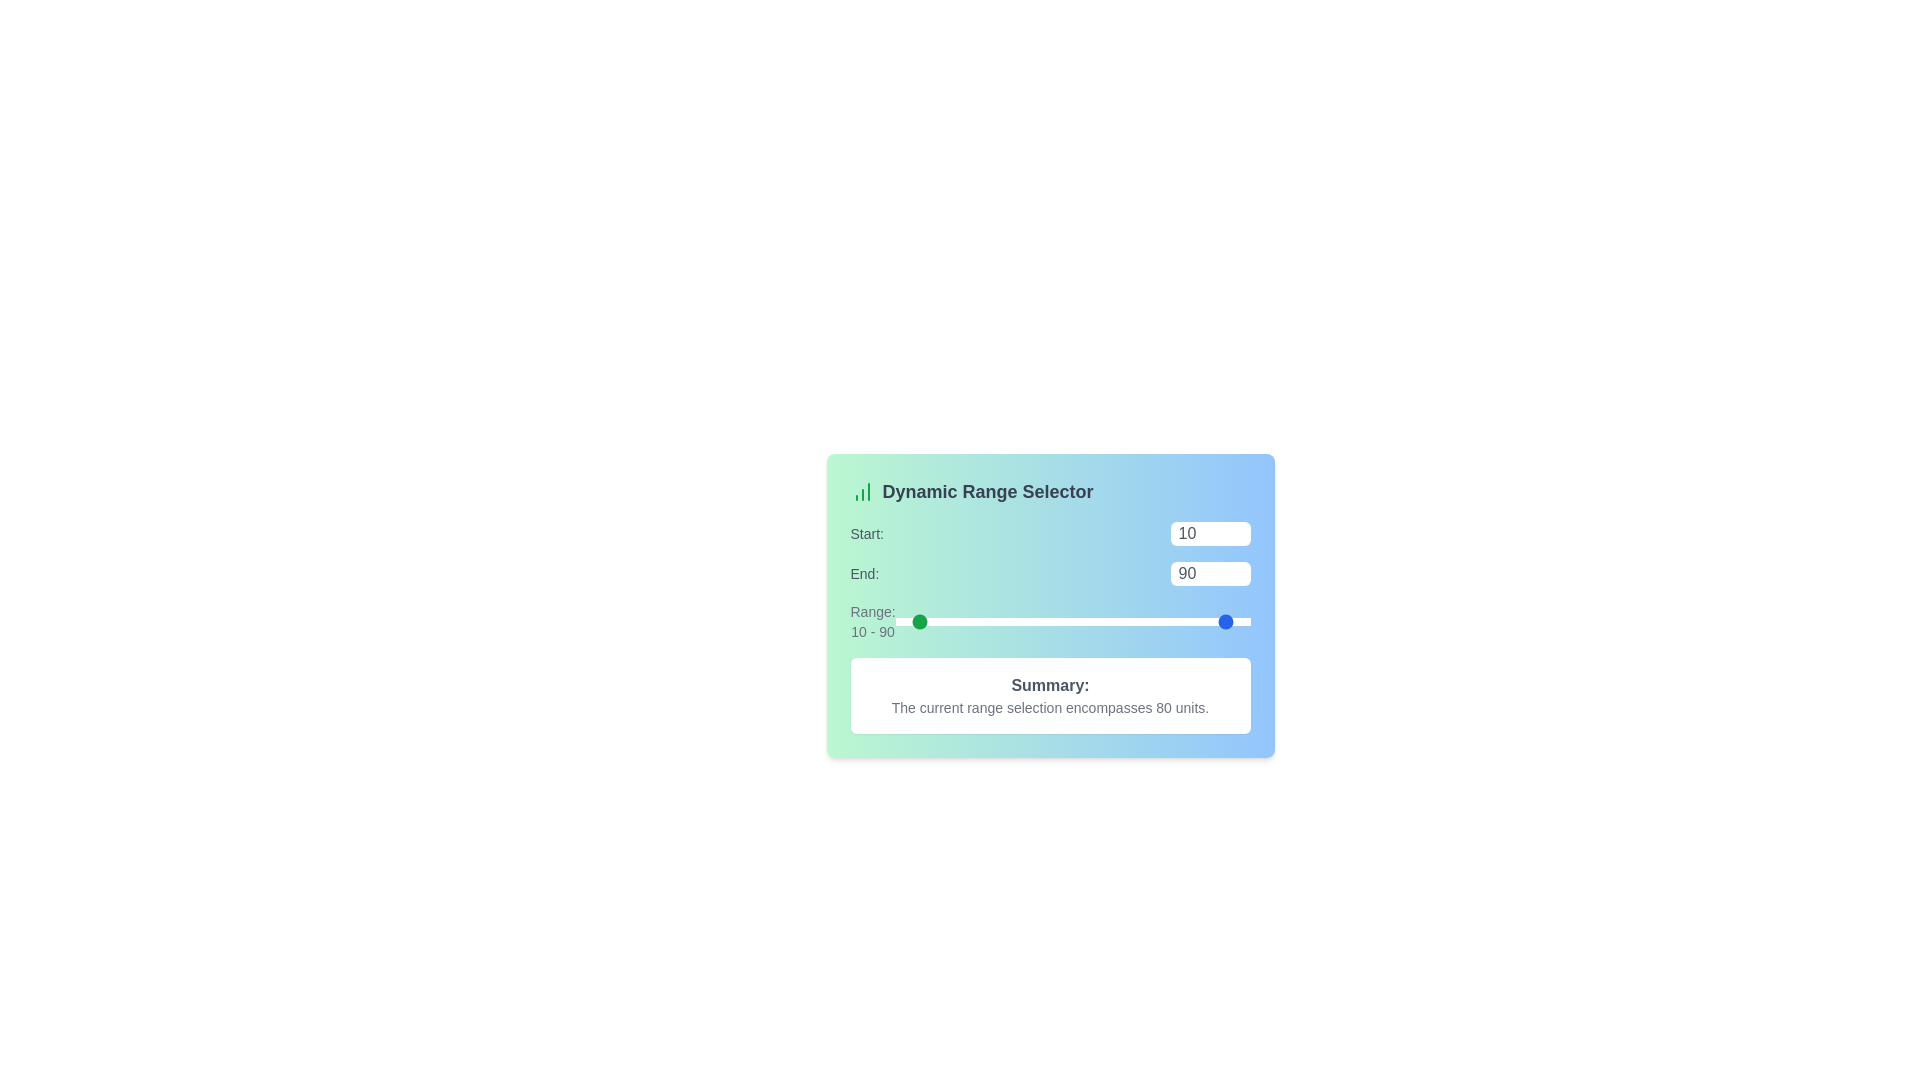 This screenshot has height=1080, width=1920. What do you see at coordinates (1224, 620) in the screenshot?
I see `the 'End' slider to set the range end value to 86` at bounding box center [1224, 620].